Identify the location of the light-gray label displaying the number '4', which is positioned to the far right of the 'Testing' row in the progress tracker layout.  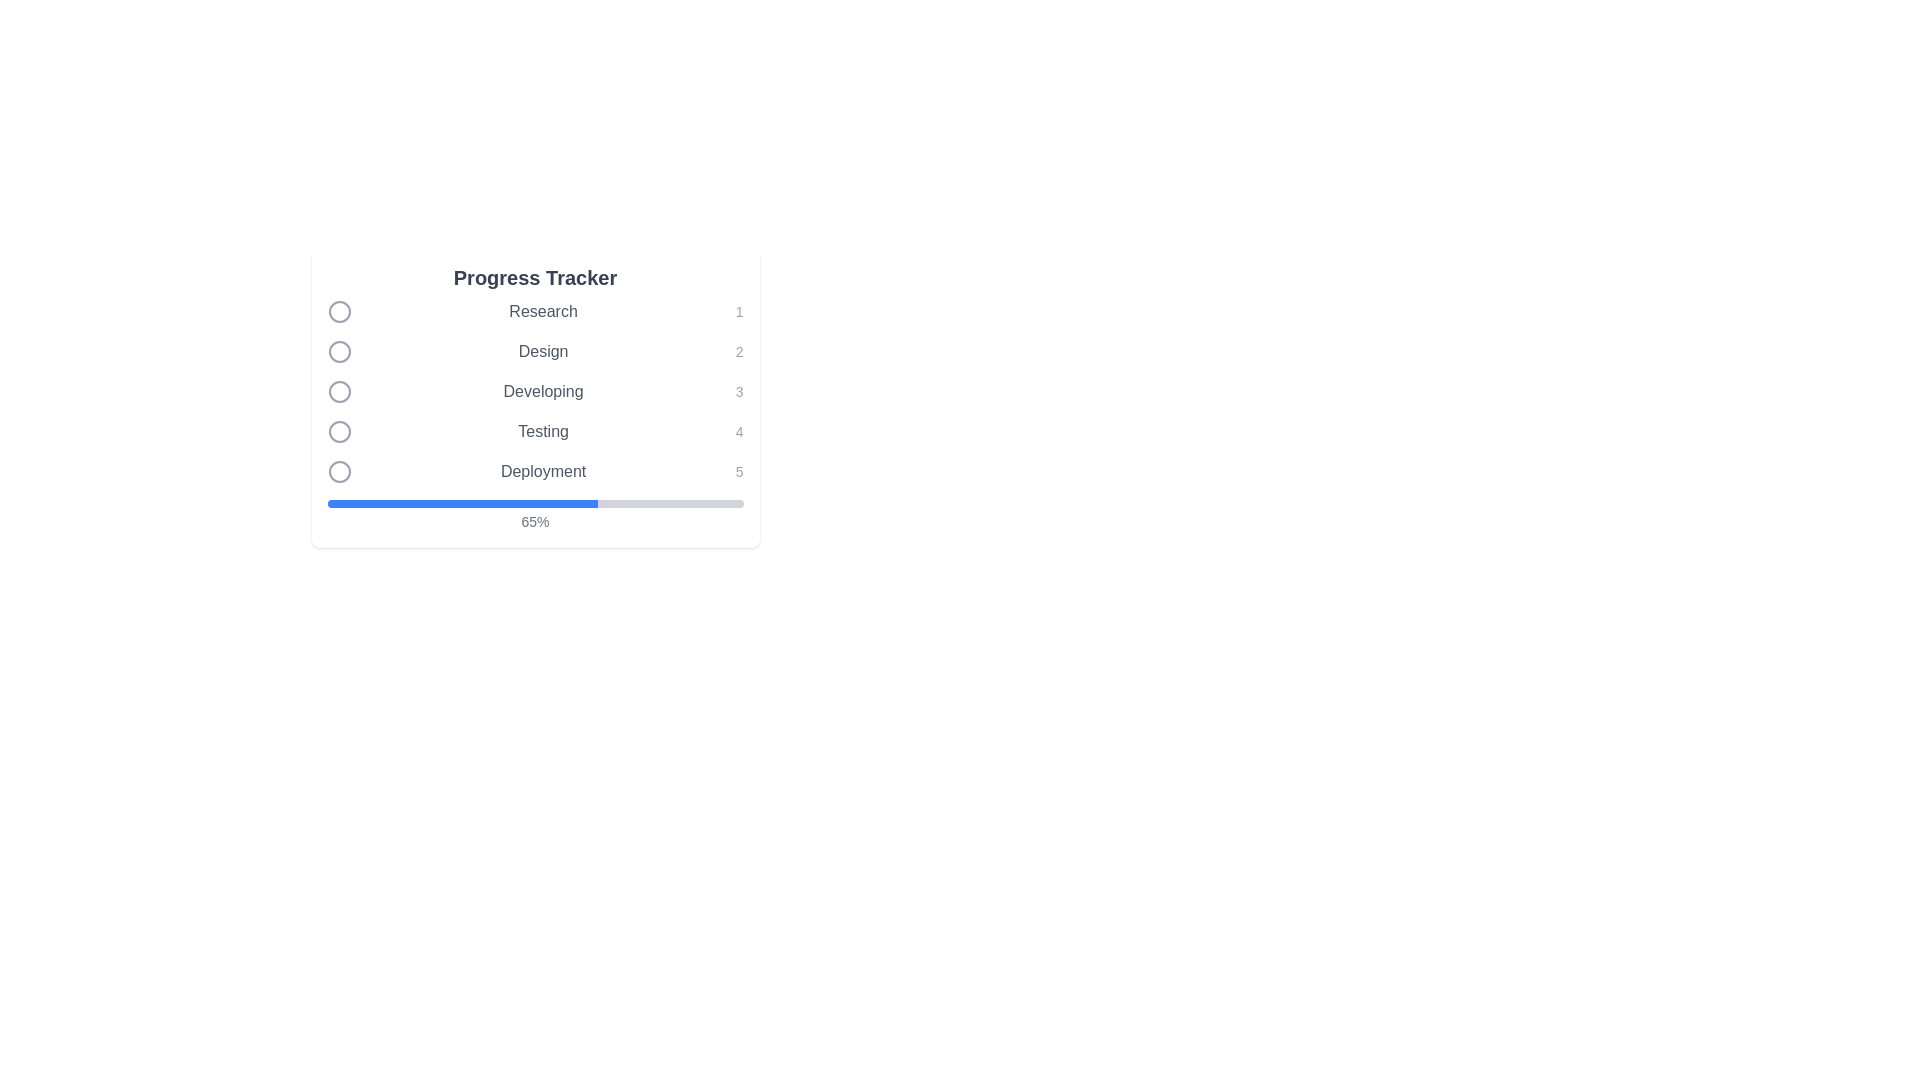
(738, 431).